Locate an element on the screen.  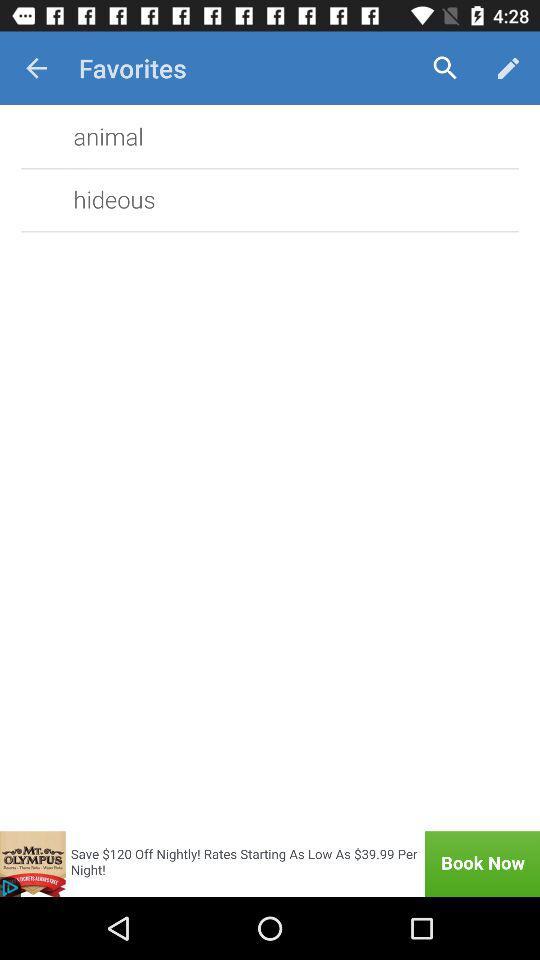
item next to the favorites item is located at coordinates (36, 68).